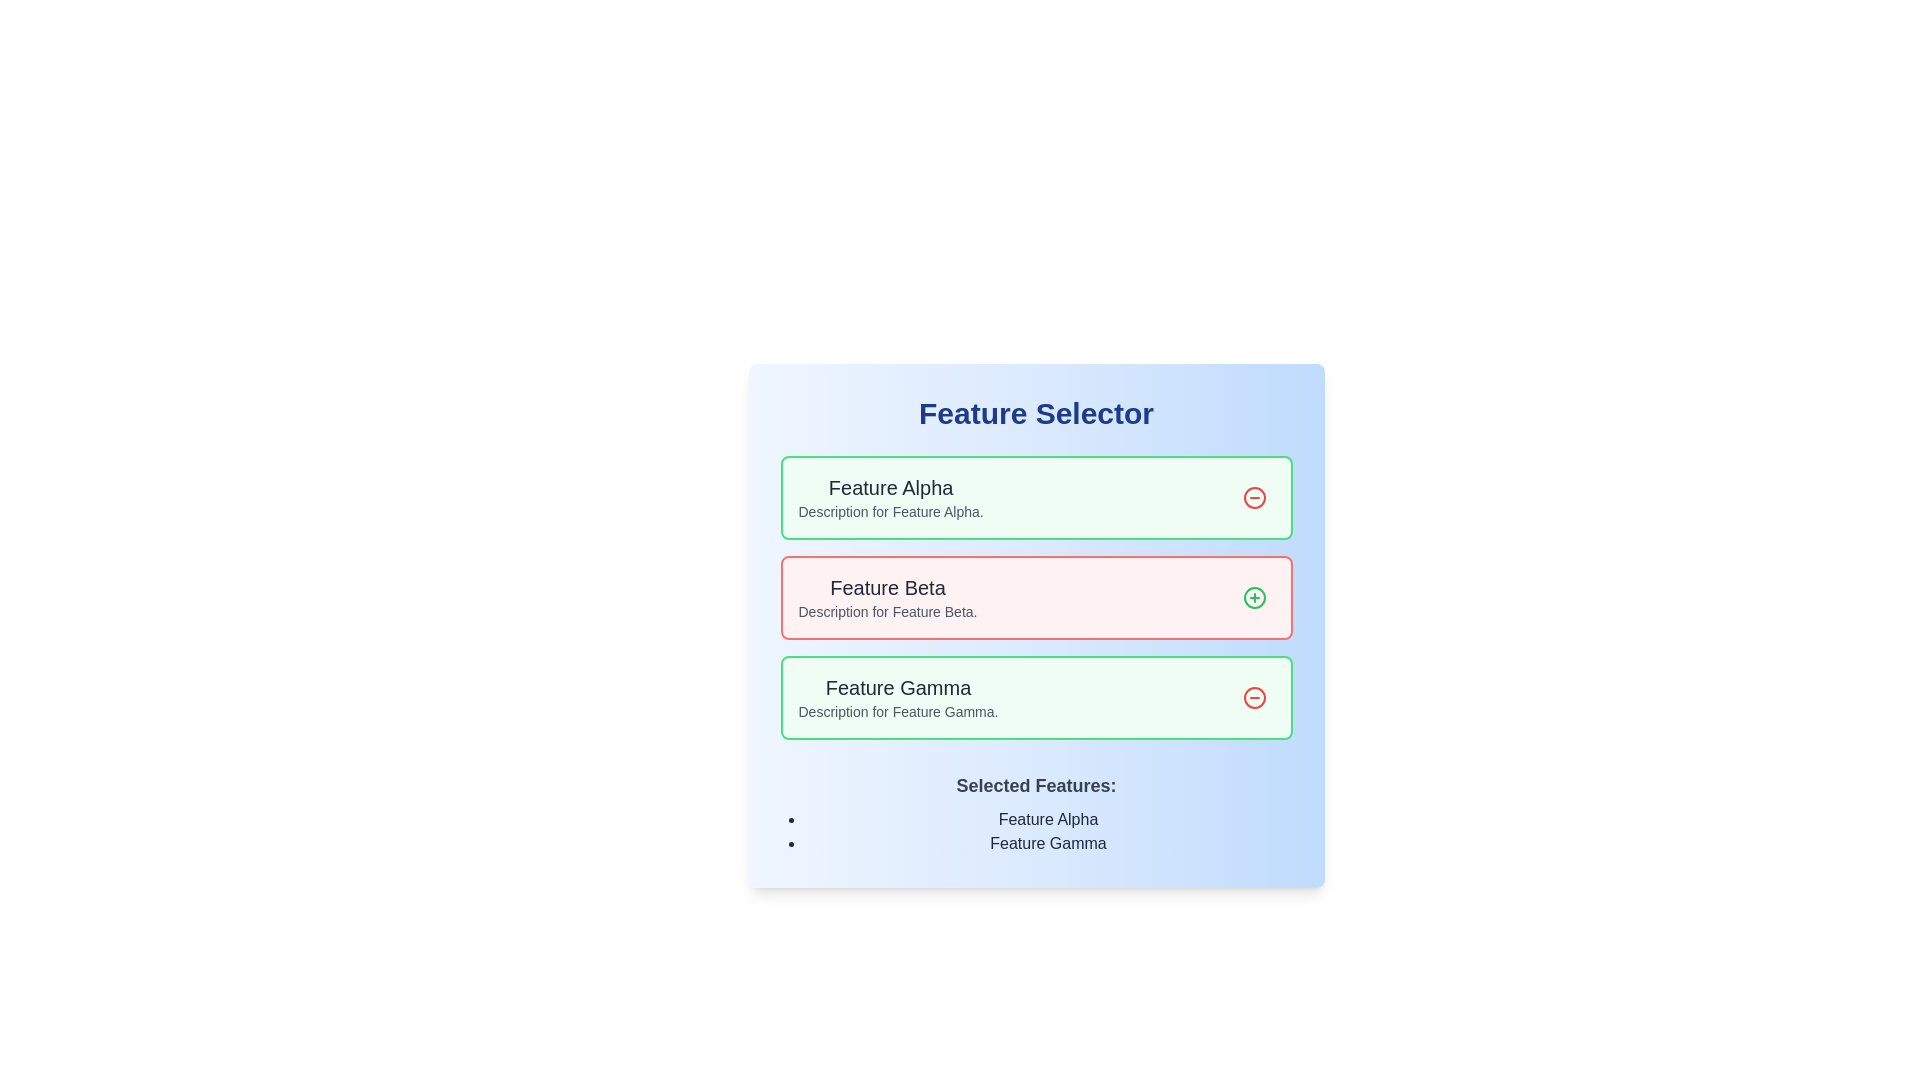 This screenshot has width=1920, height=1080. I want to click on the text block titled 'Feature Beta' which contains a bold heading and a description, located in the second row of the feature selection list with a red-tinted background, so click(887, 596).